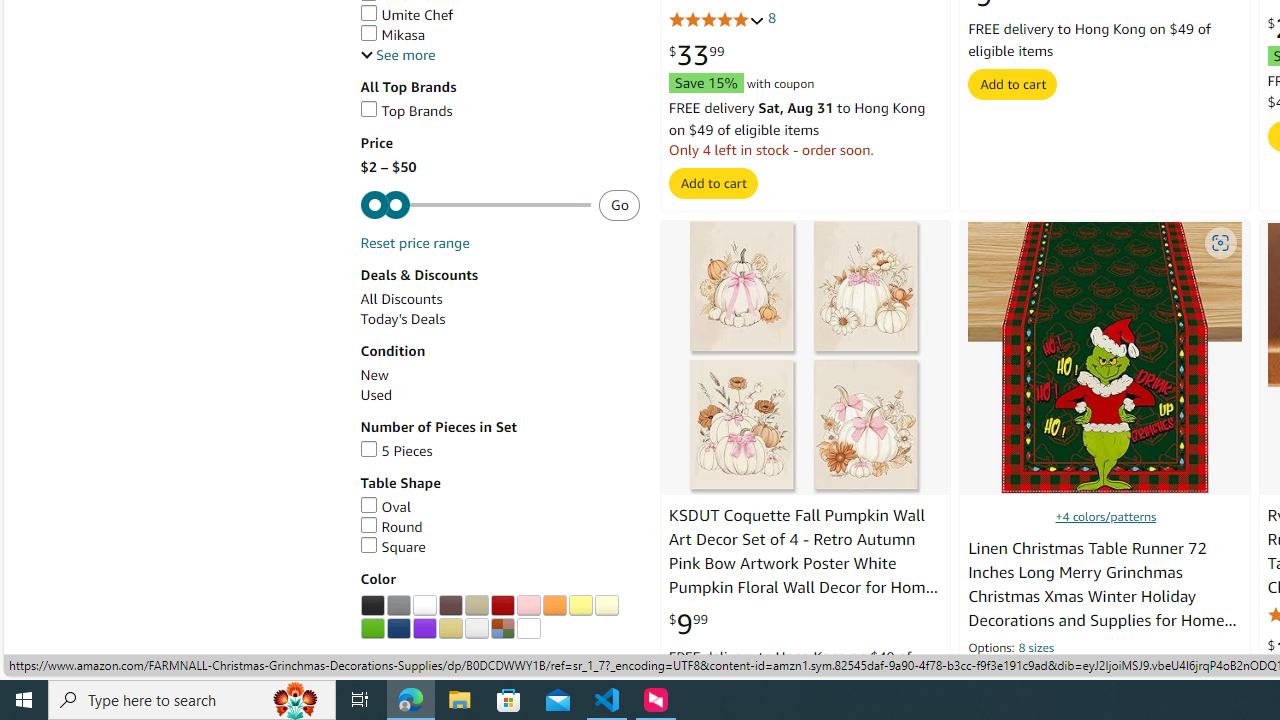 The image size is (1280, 720). What do you see at coordinates (502, 627) in the screenshot?
I see `'Multi'` at bounding box center [502, 627].